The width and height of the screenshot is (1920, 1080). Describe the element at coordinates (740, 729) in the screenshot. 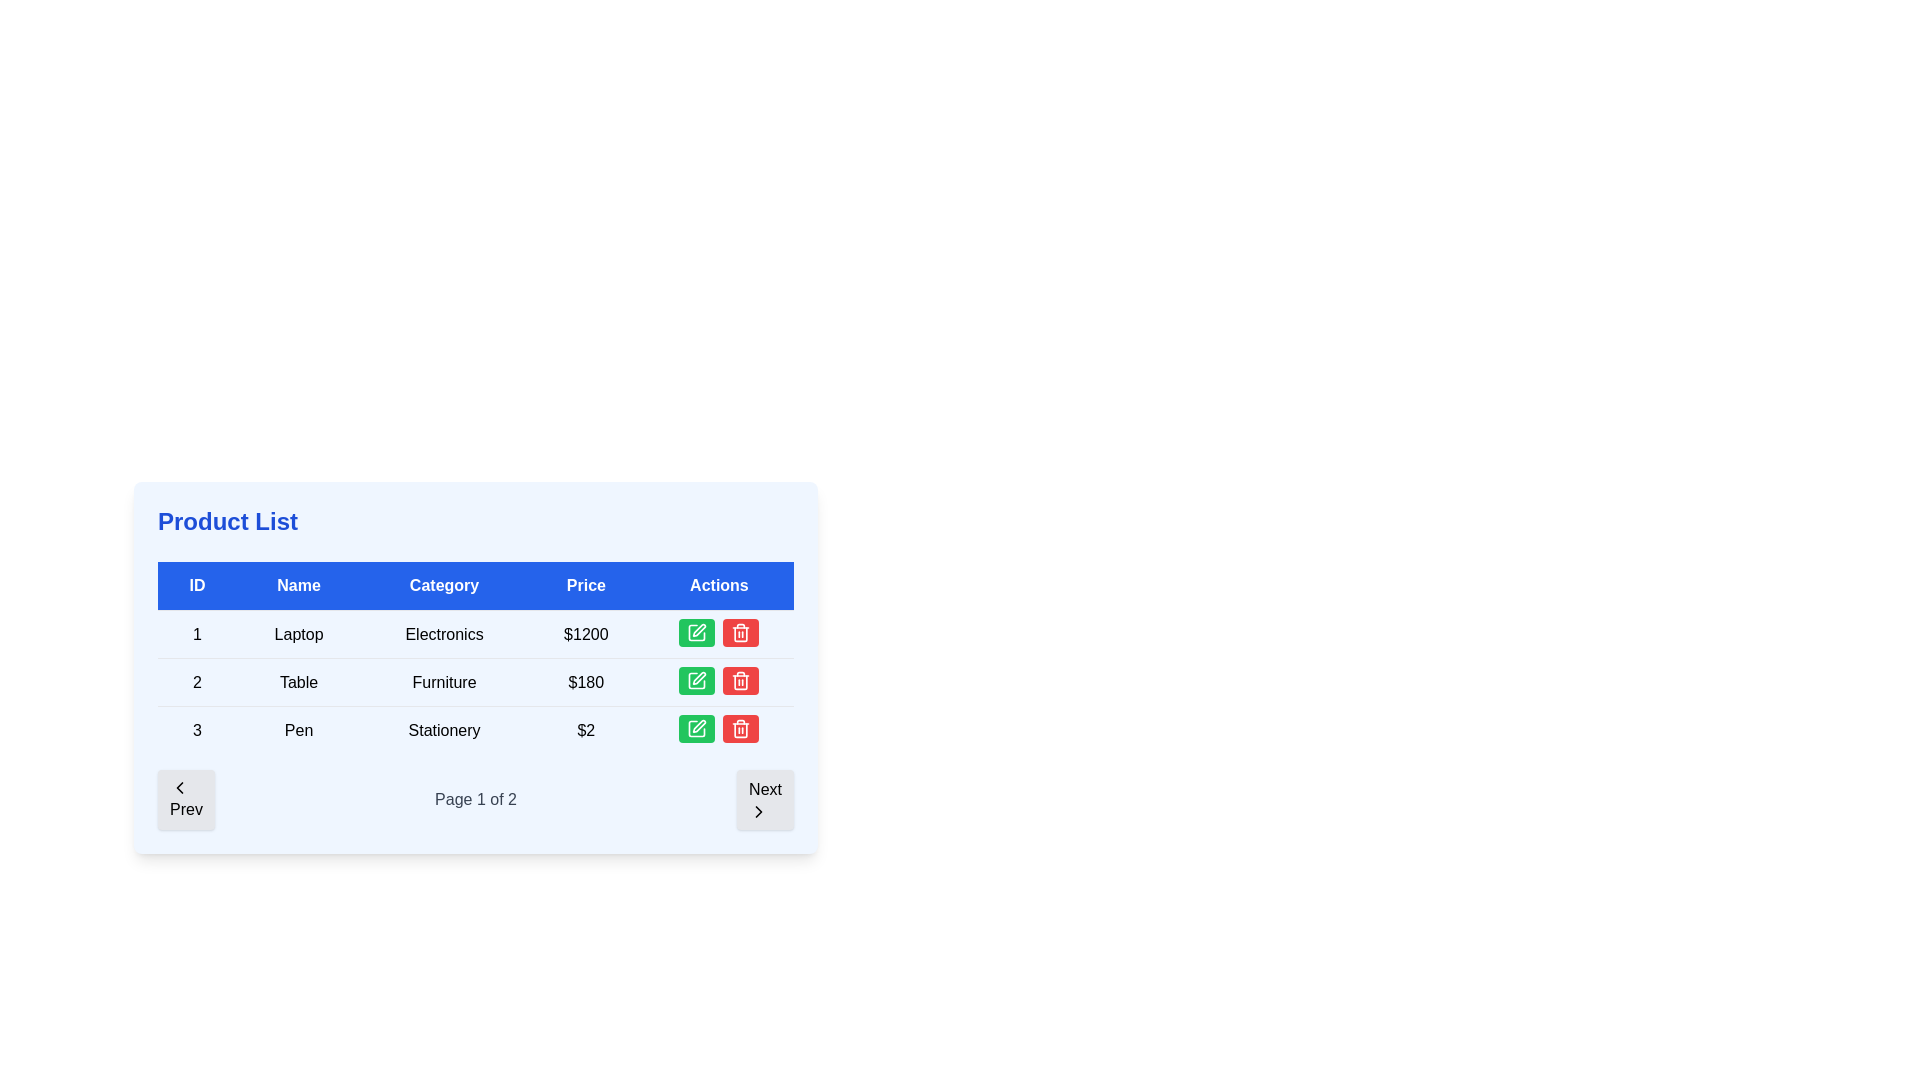

I see `the delete button located in the 'Actions' column at the third row of the table` at that location.